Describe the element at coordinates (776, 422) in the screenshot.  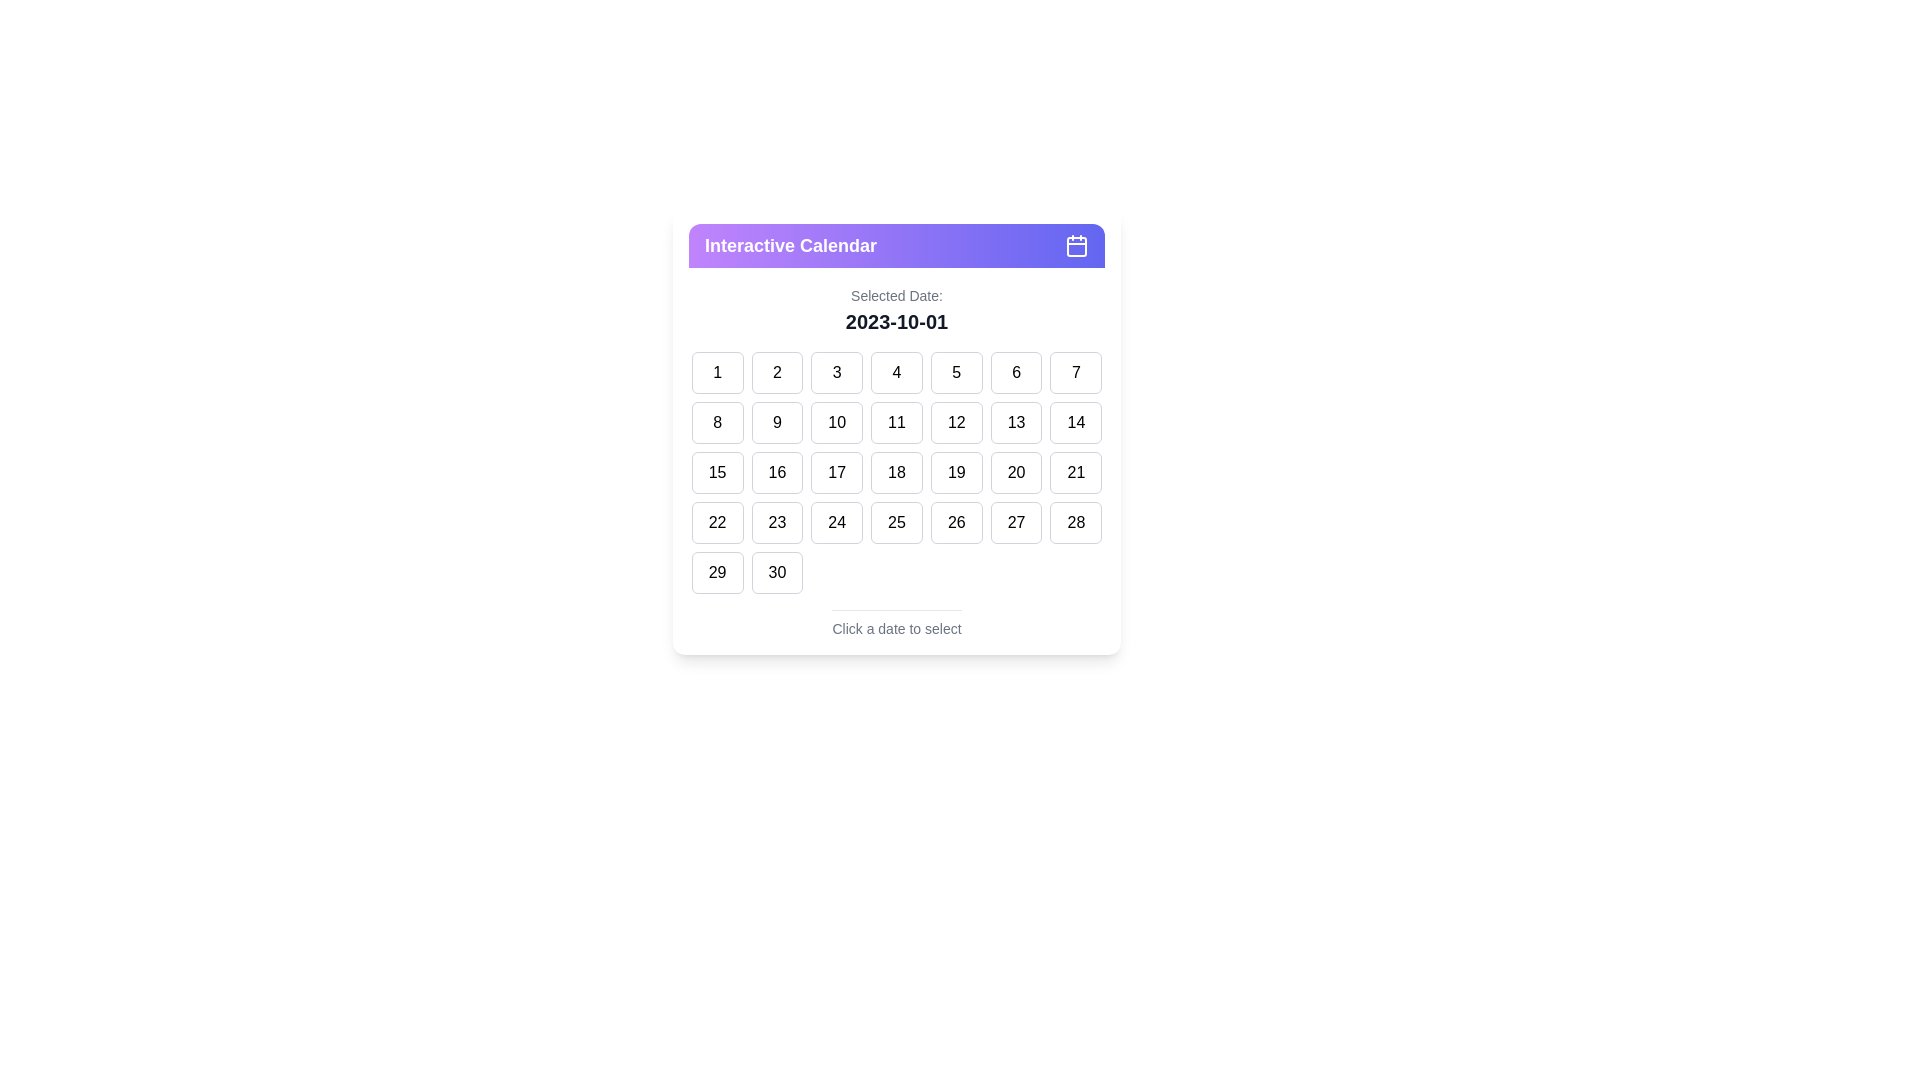
I see `the button displaying the number '9' in the calendar grid to change its appearance` at that location.